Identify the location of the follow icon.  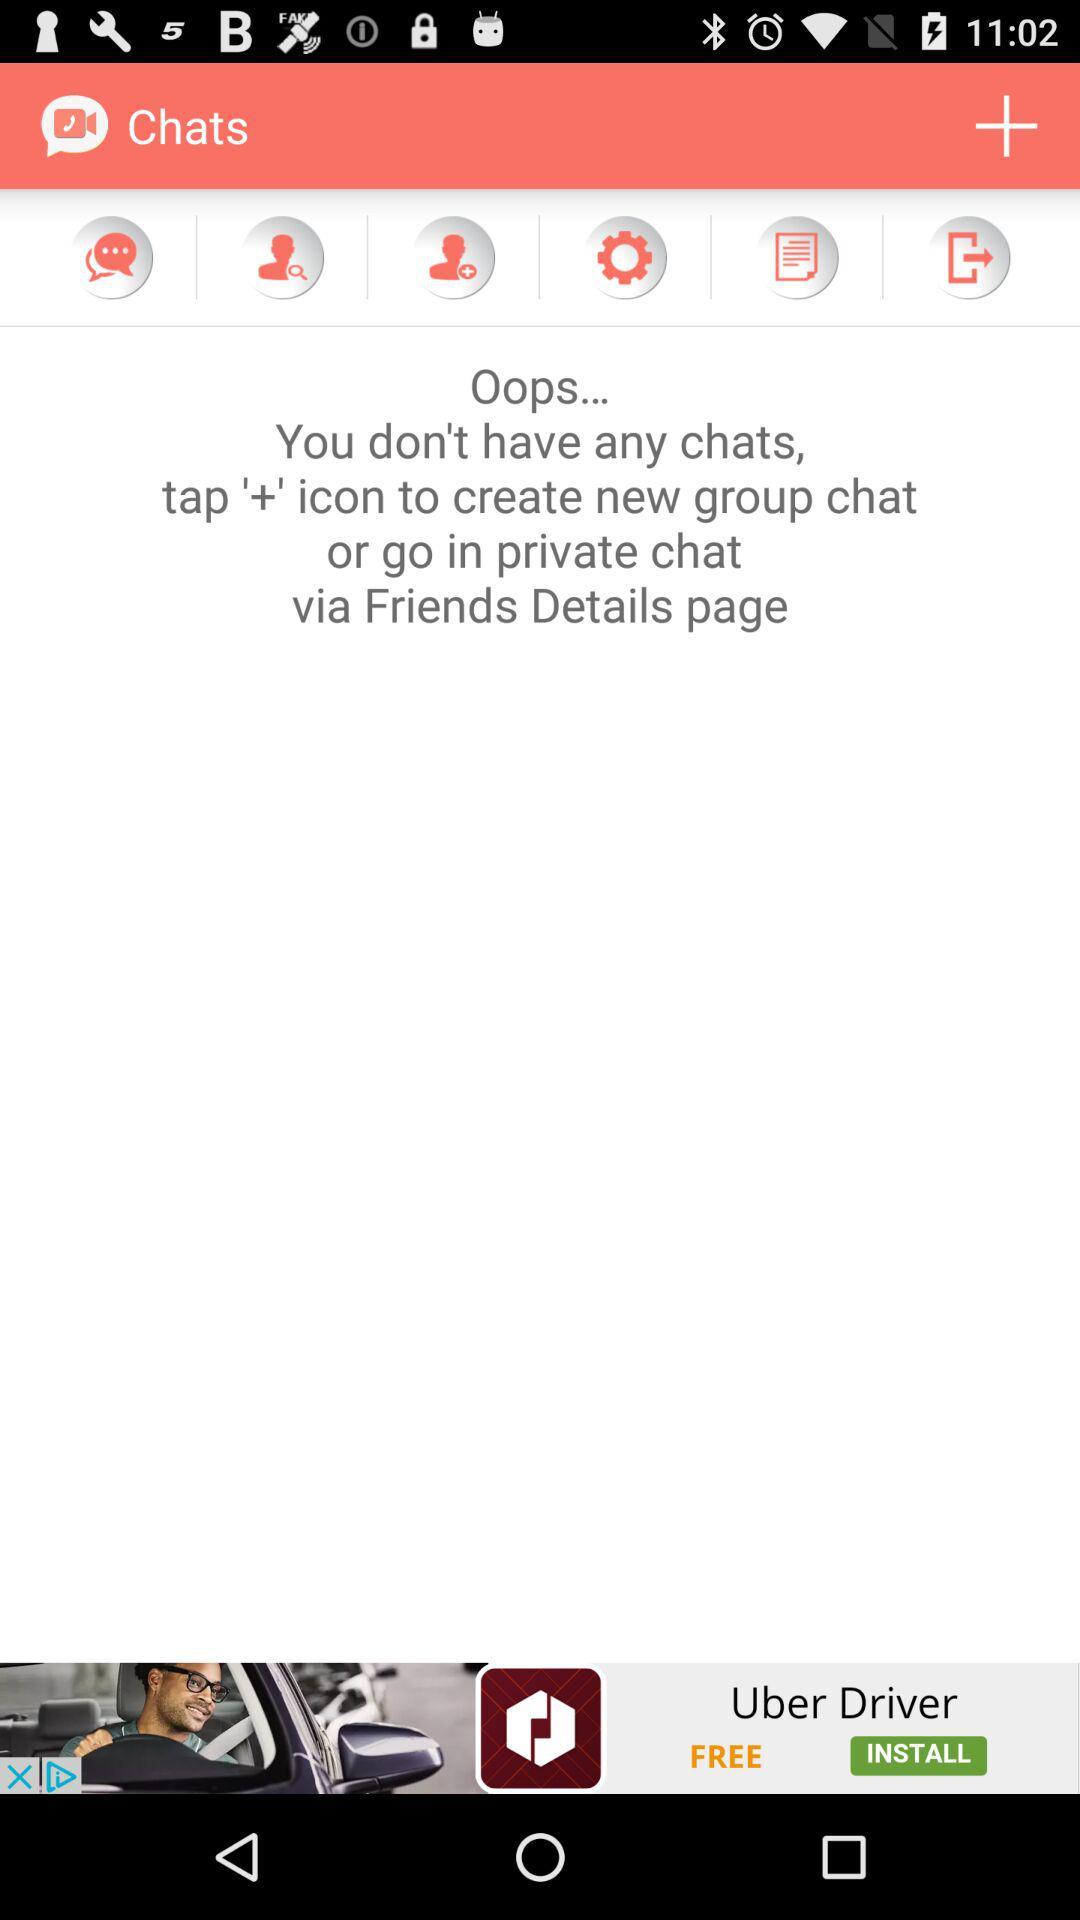
(452, 274).